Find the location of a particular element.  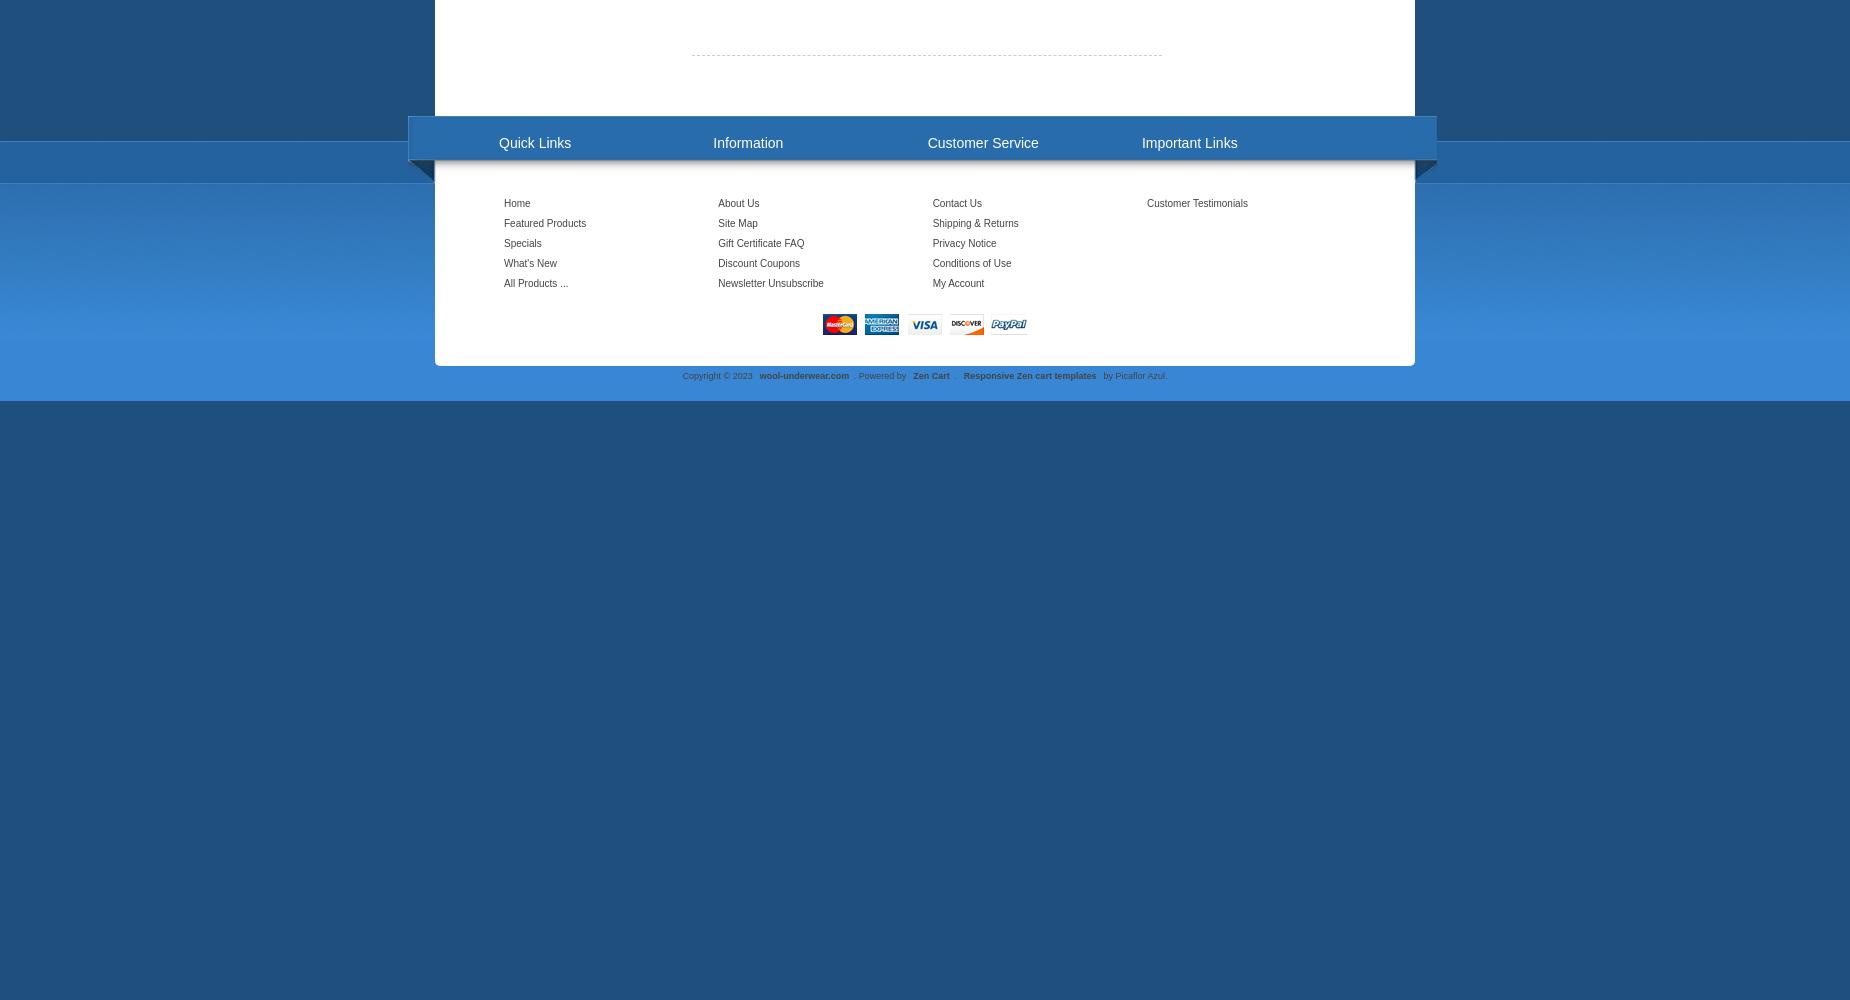

'Newsletter Unsubscribe' is located at coordinates (770, 283).